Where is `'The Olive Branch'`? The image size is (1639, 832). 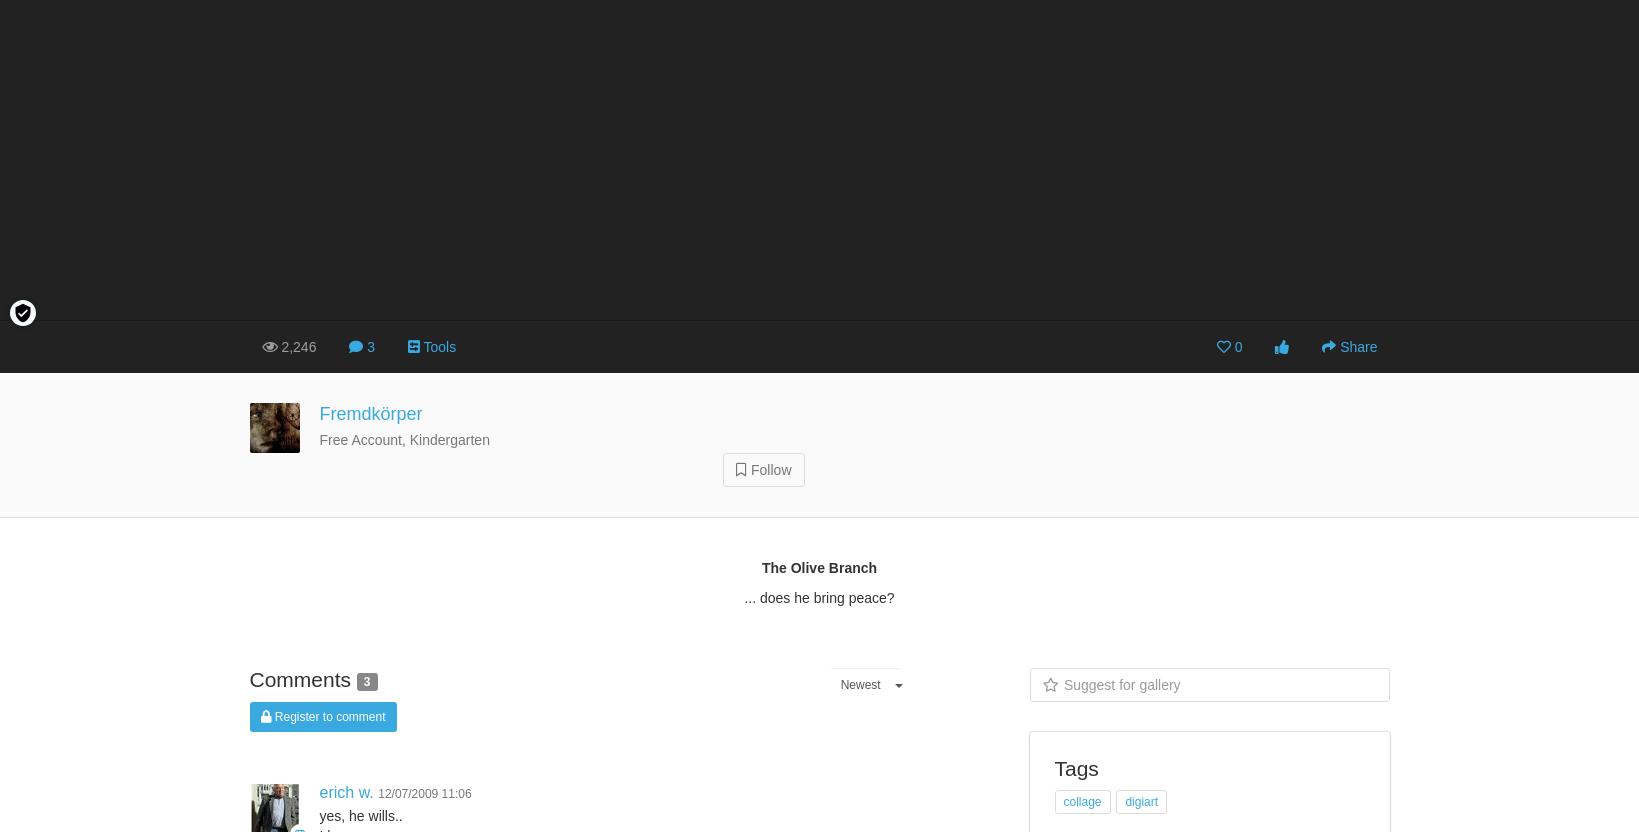 'The Olive Branch' is located at coordinates (819, 568).